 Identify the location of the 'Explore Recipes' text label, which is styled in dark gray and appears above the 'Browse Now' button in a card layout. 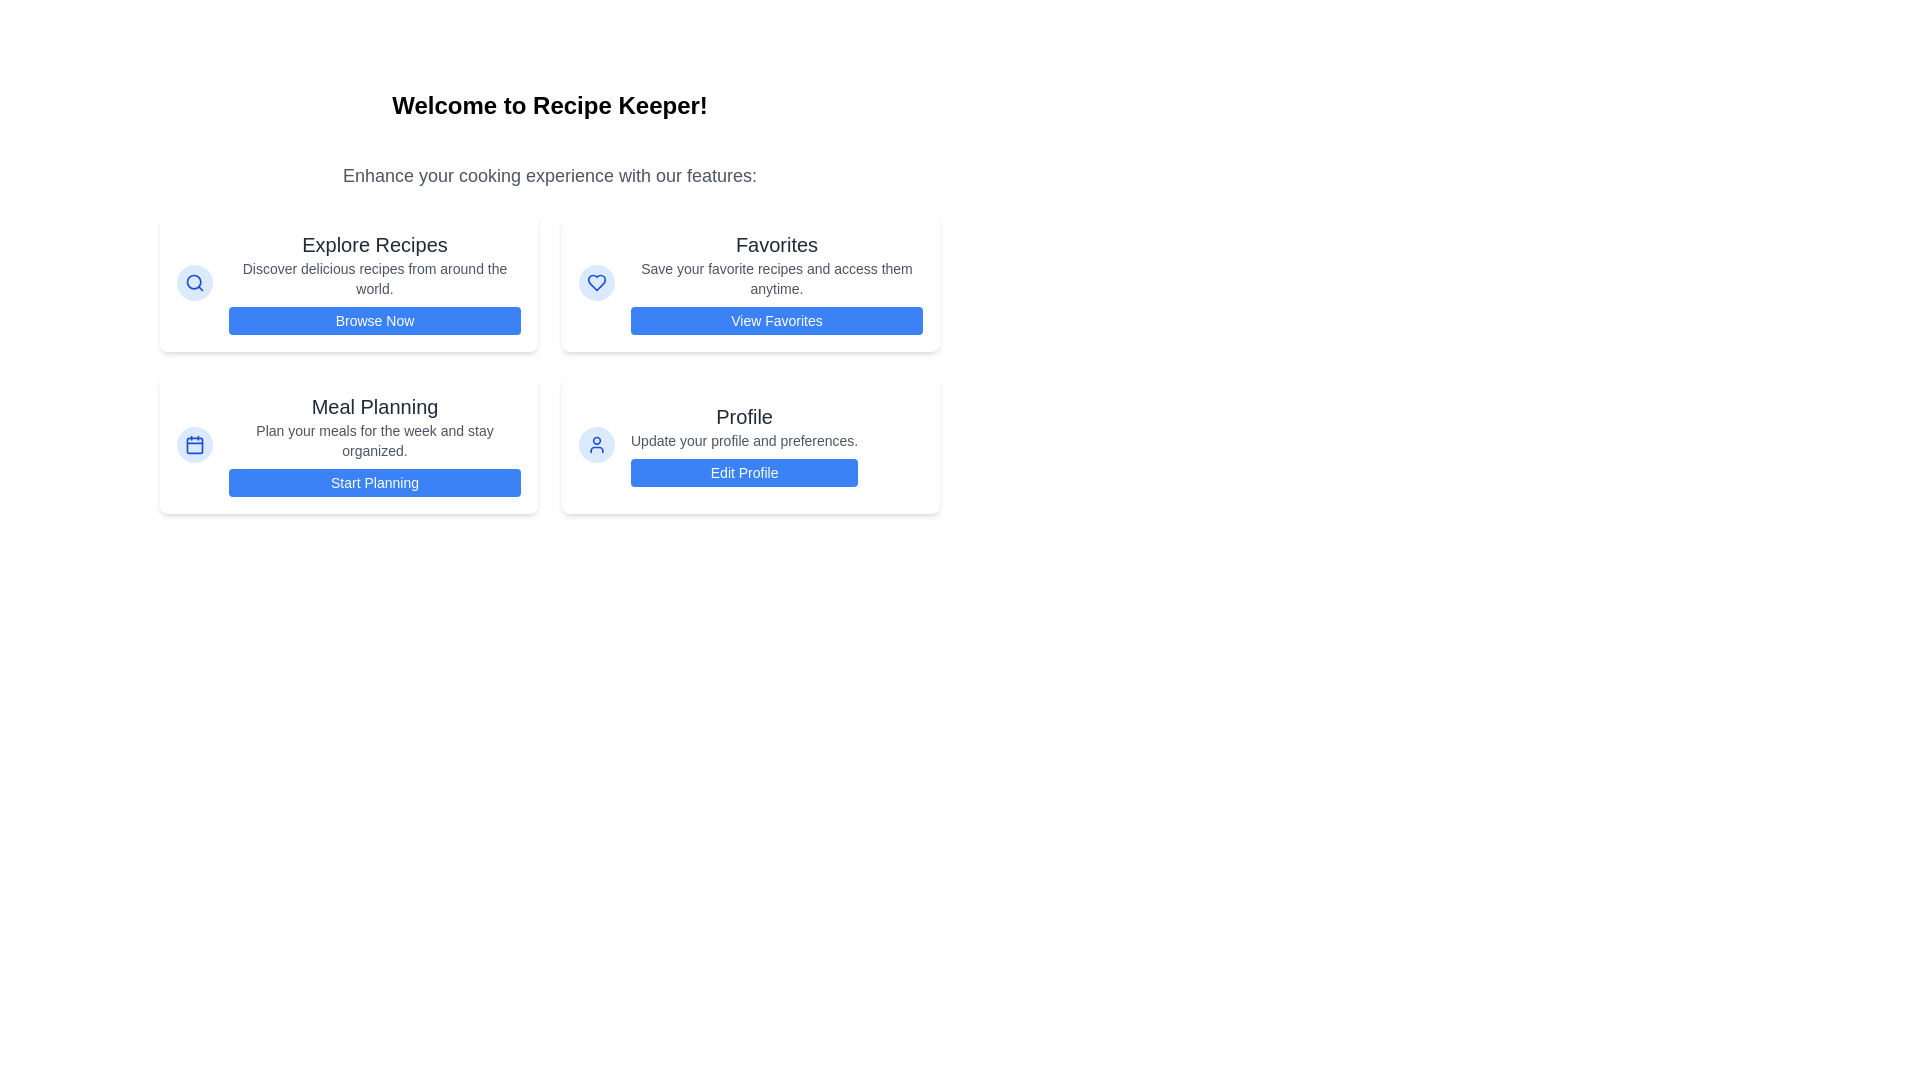
(374, 244).